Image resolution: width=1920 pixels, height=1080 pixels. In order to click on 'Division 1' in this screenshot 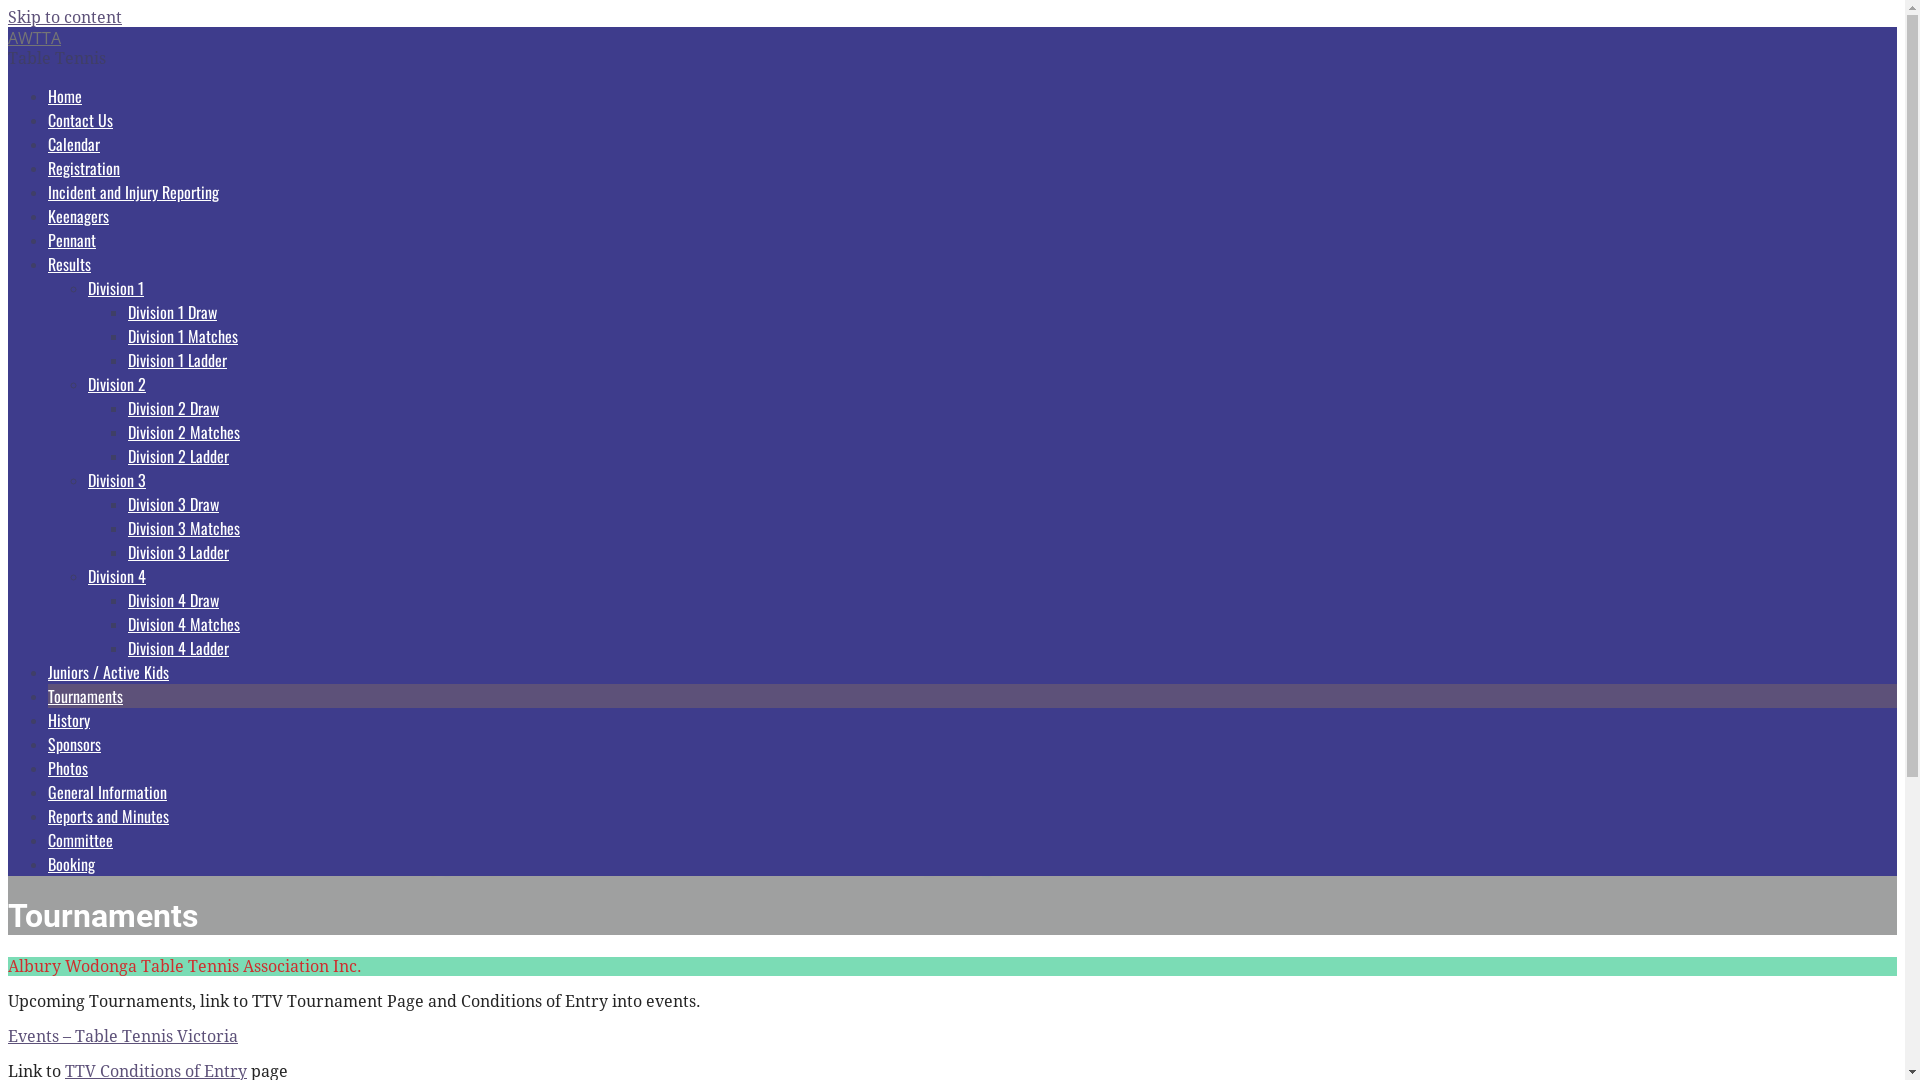, I will do `click(114, 288)`.